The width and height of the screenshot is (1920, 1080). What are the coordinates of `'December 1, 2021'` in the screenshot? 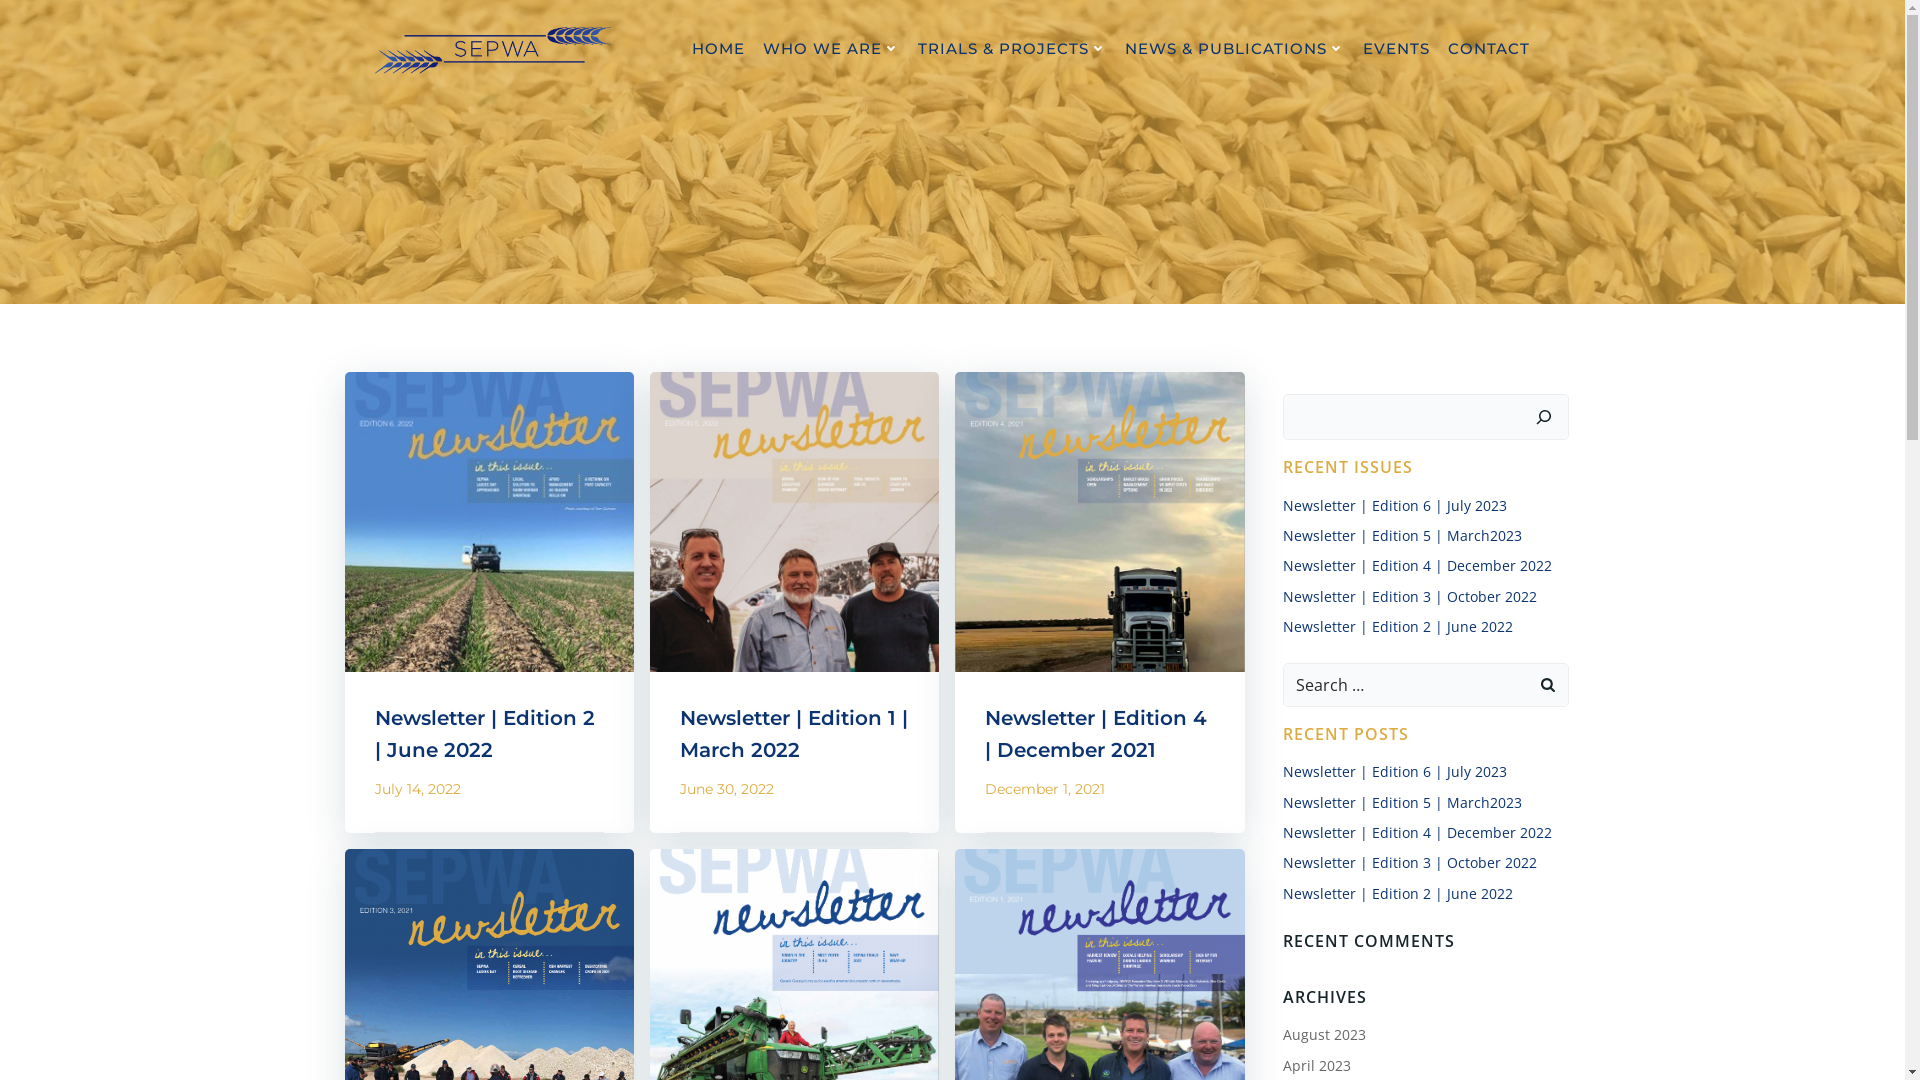 It's located at (1044, 788).